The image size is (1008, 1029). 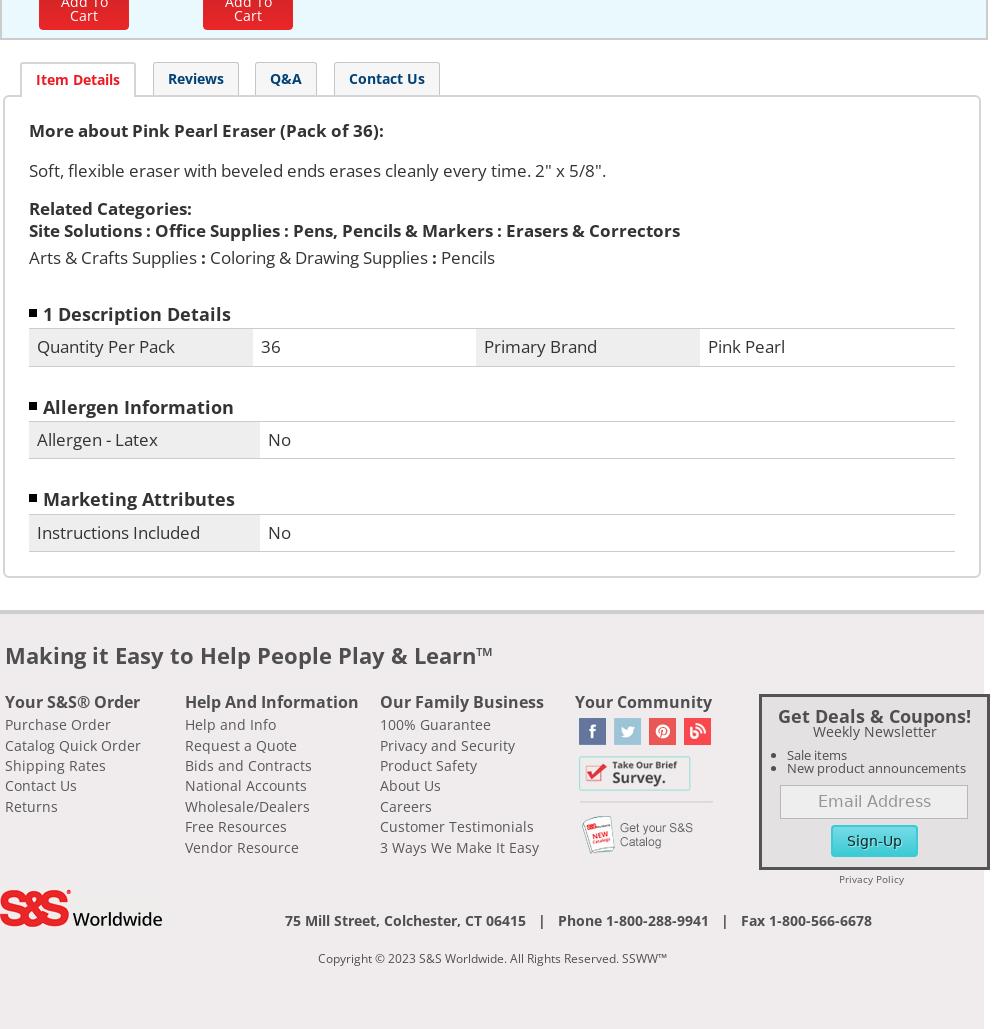 What do you see at coordinates (111, 255) in the screenshot?
I see `'Arts & Crafts Supplies'` at bounding box center [111, 255].